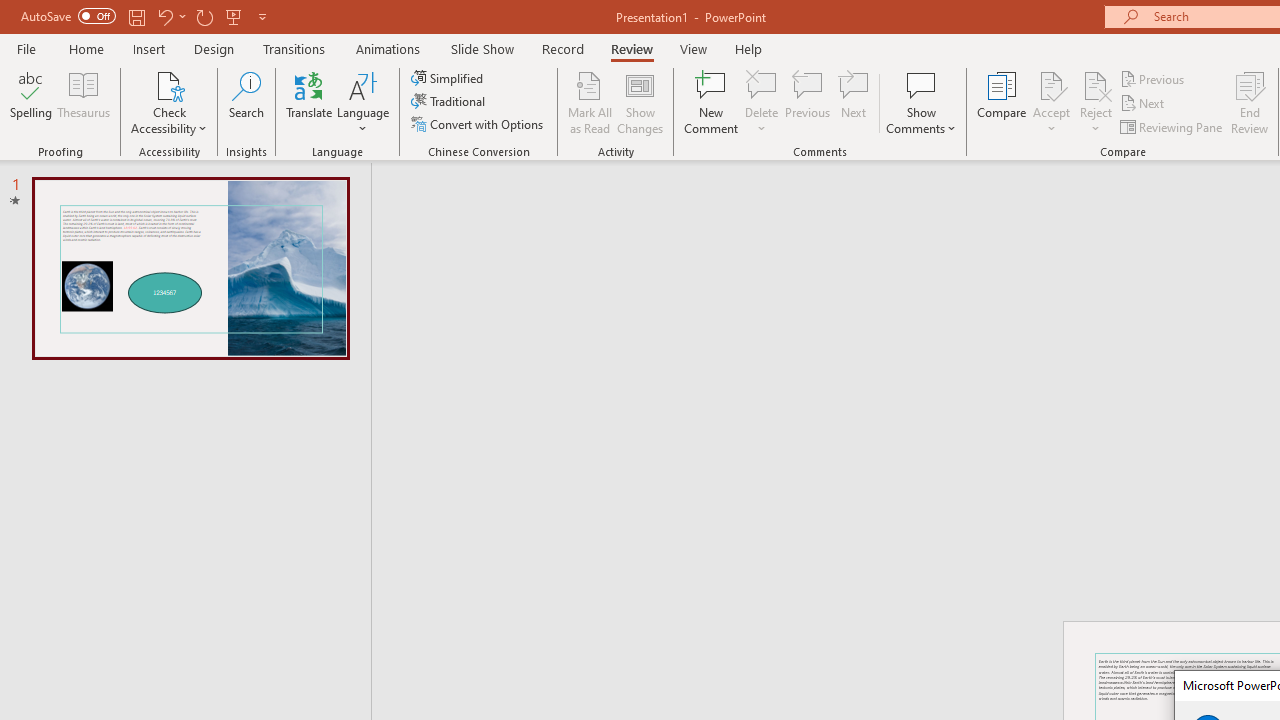  What do you see at coordinates (1248, 103) in the screenshot?
I see `'End Review'` at bounding box center [1248, 103].